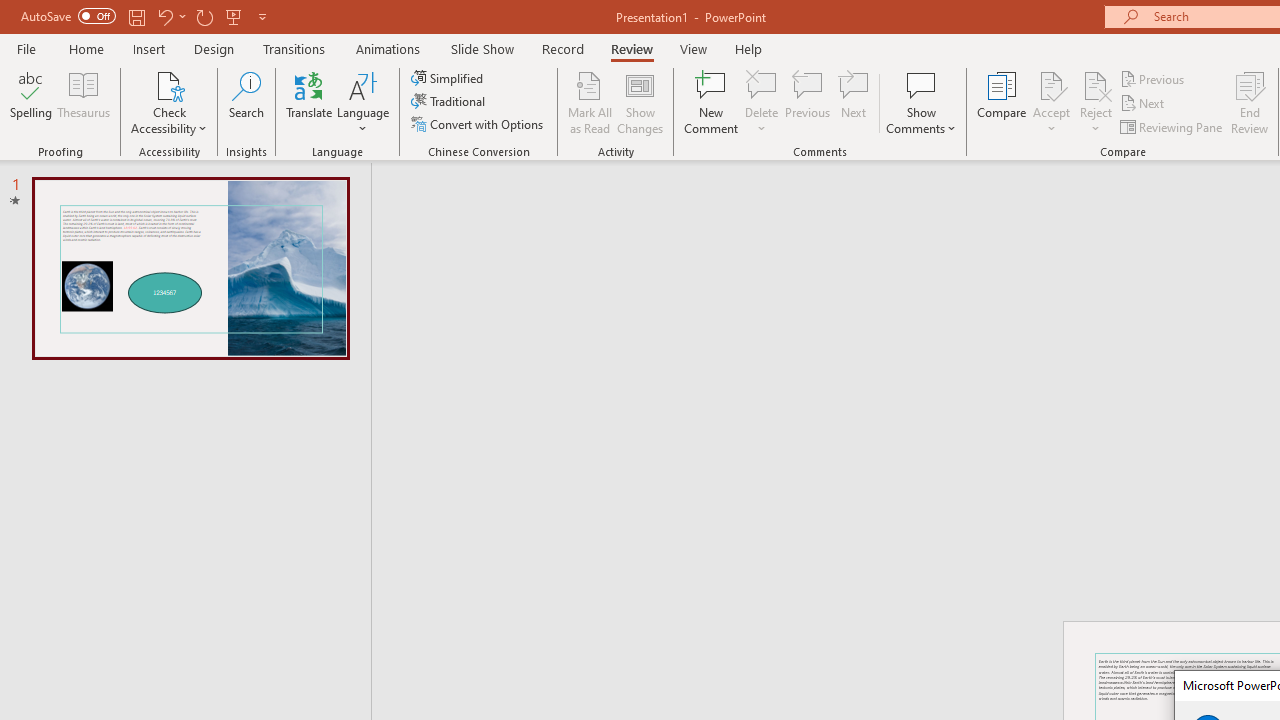  What do you see at coordinates (1248, 103) in the screenshot?
I see `'End Review'` at bounding box center [1248, 103].